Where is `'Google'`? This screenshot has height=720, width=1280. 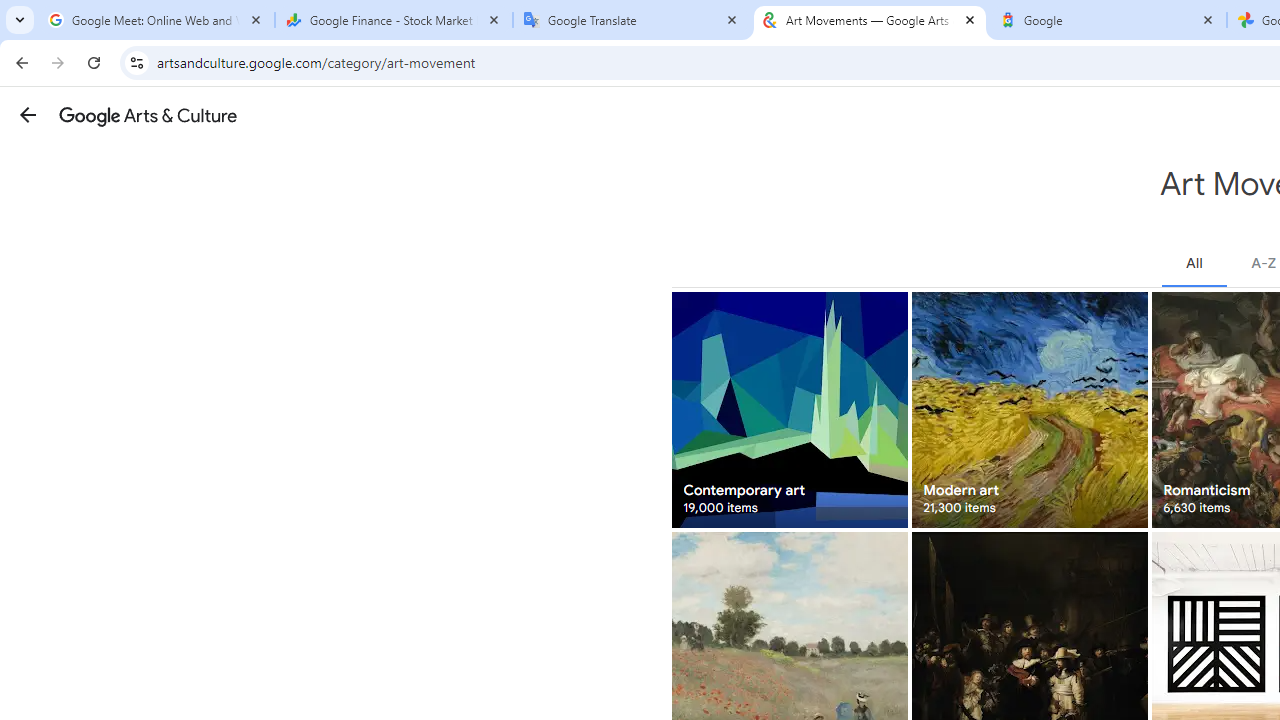
'Google' is located at coordinates (1107, 20).